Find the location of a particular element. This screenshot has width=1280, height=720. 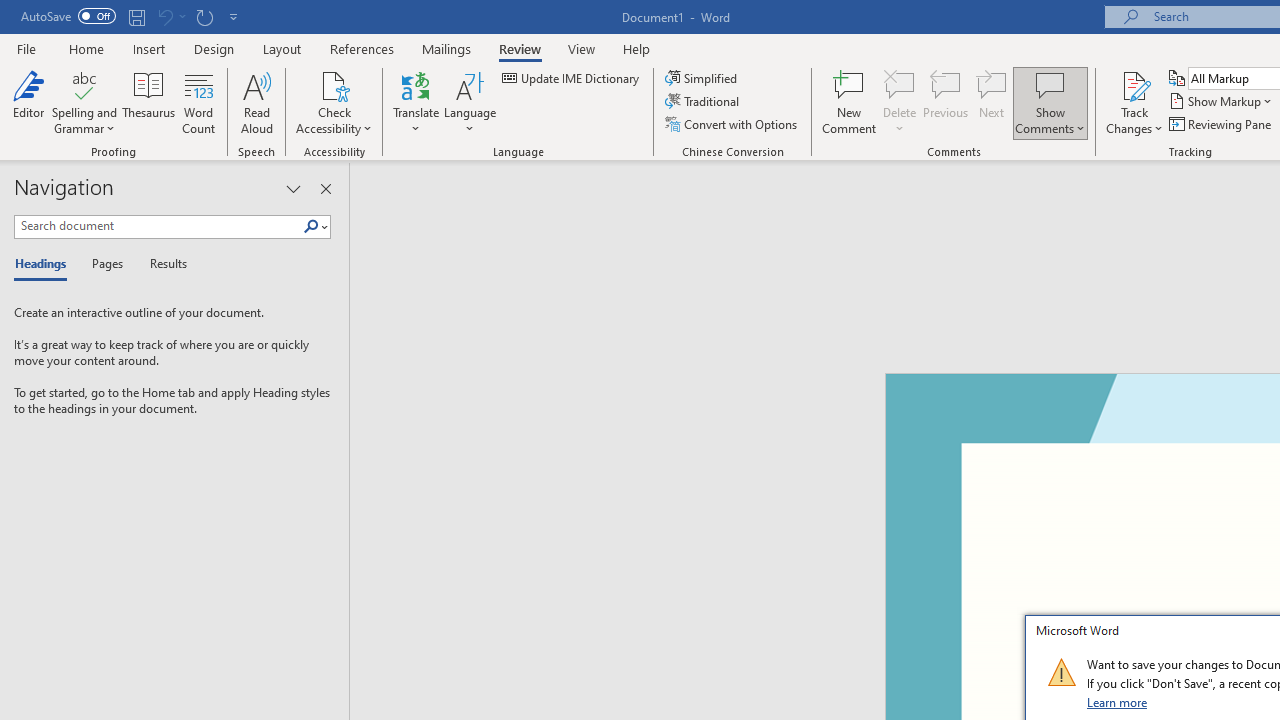

'Save' is located at coordinates (135, 16).